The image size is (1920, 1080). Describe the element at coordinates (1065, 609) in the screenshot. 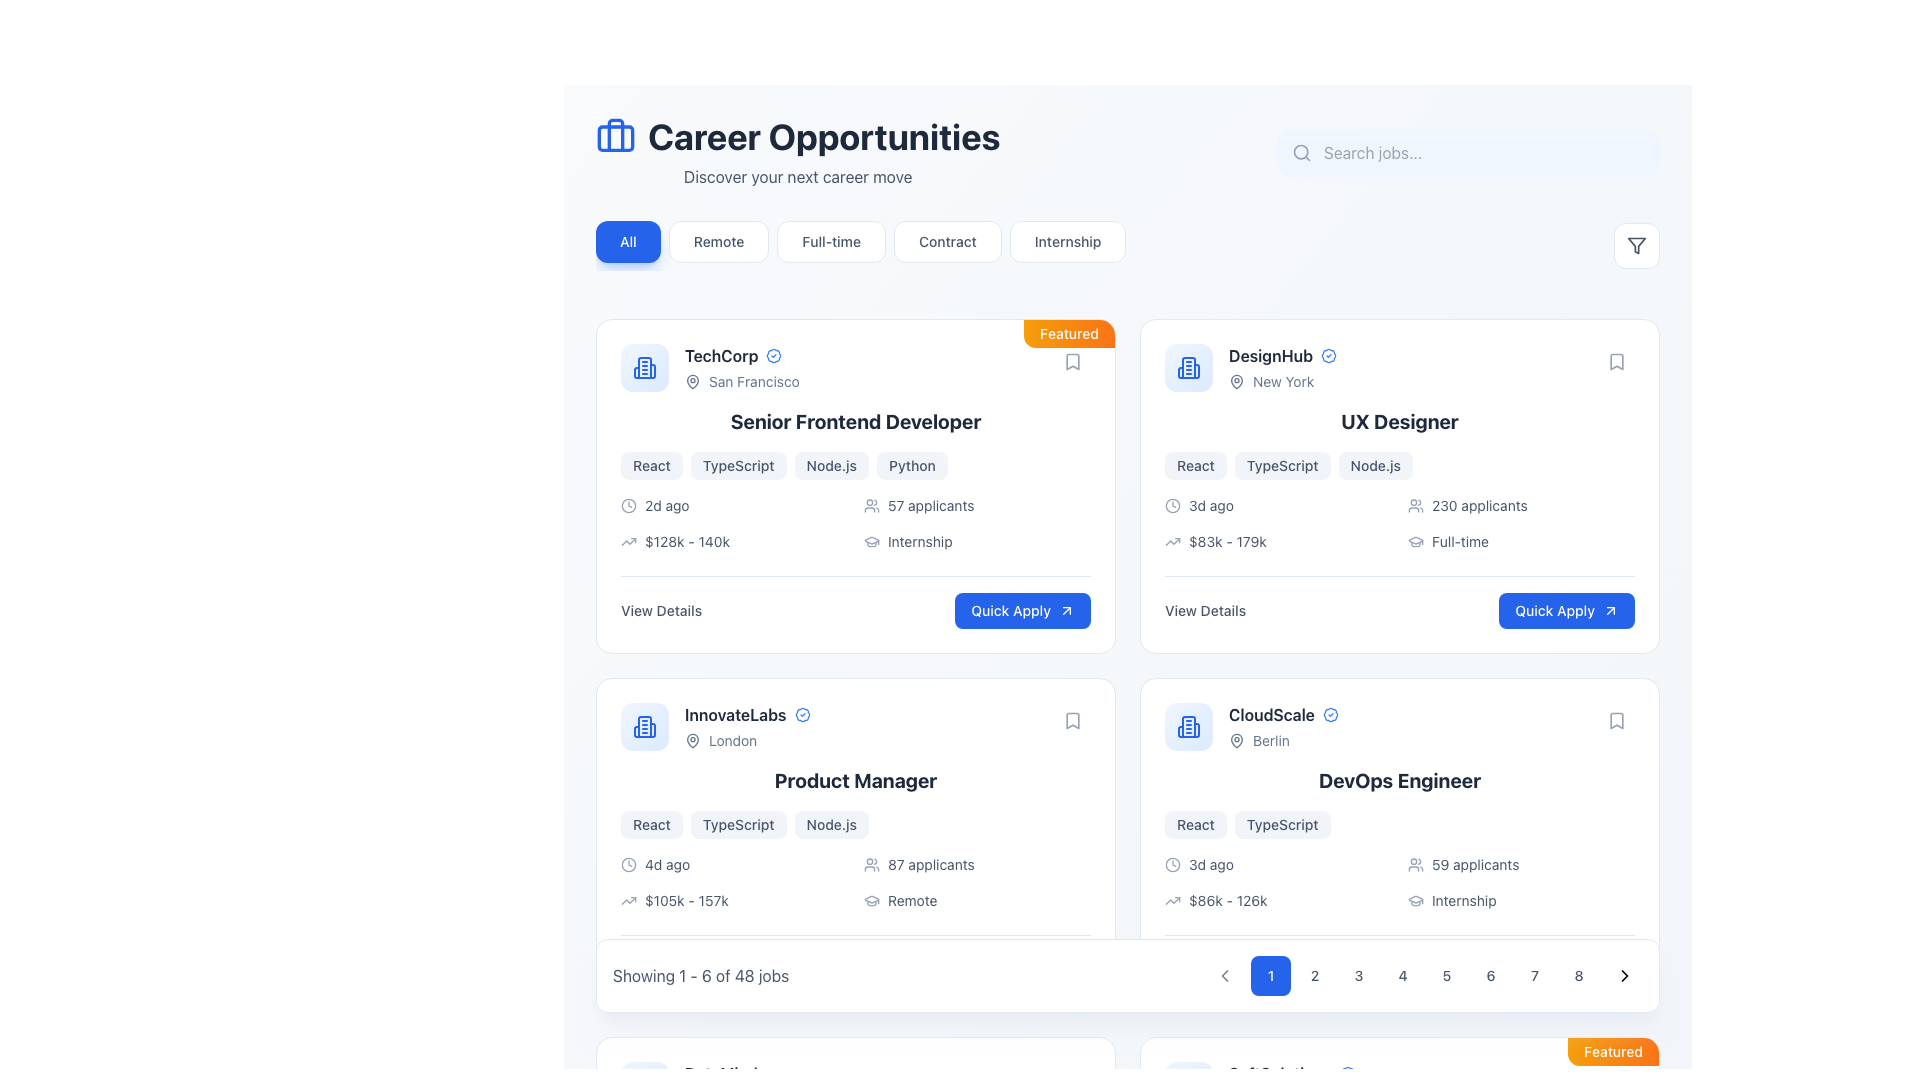

I see `the icon located on the right side of the 'Quick Apply' button in the job card for 'Senior Frontend Developer'` at that location.